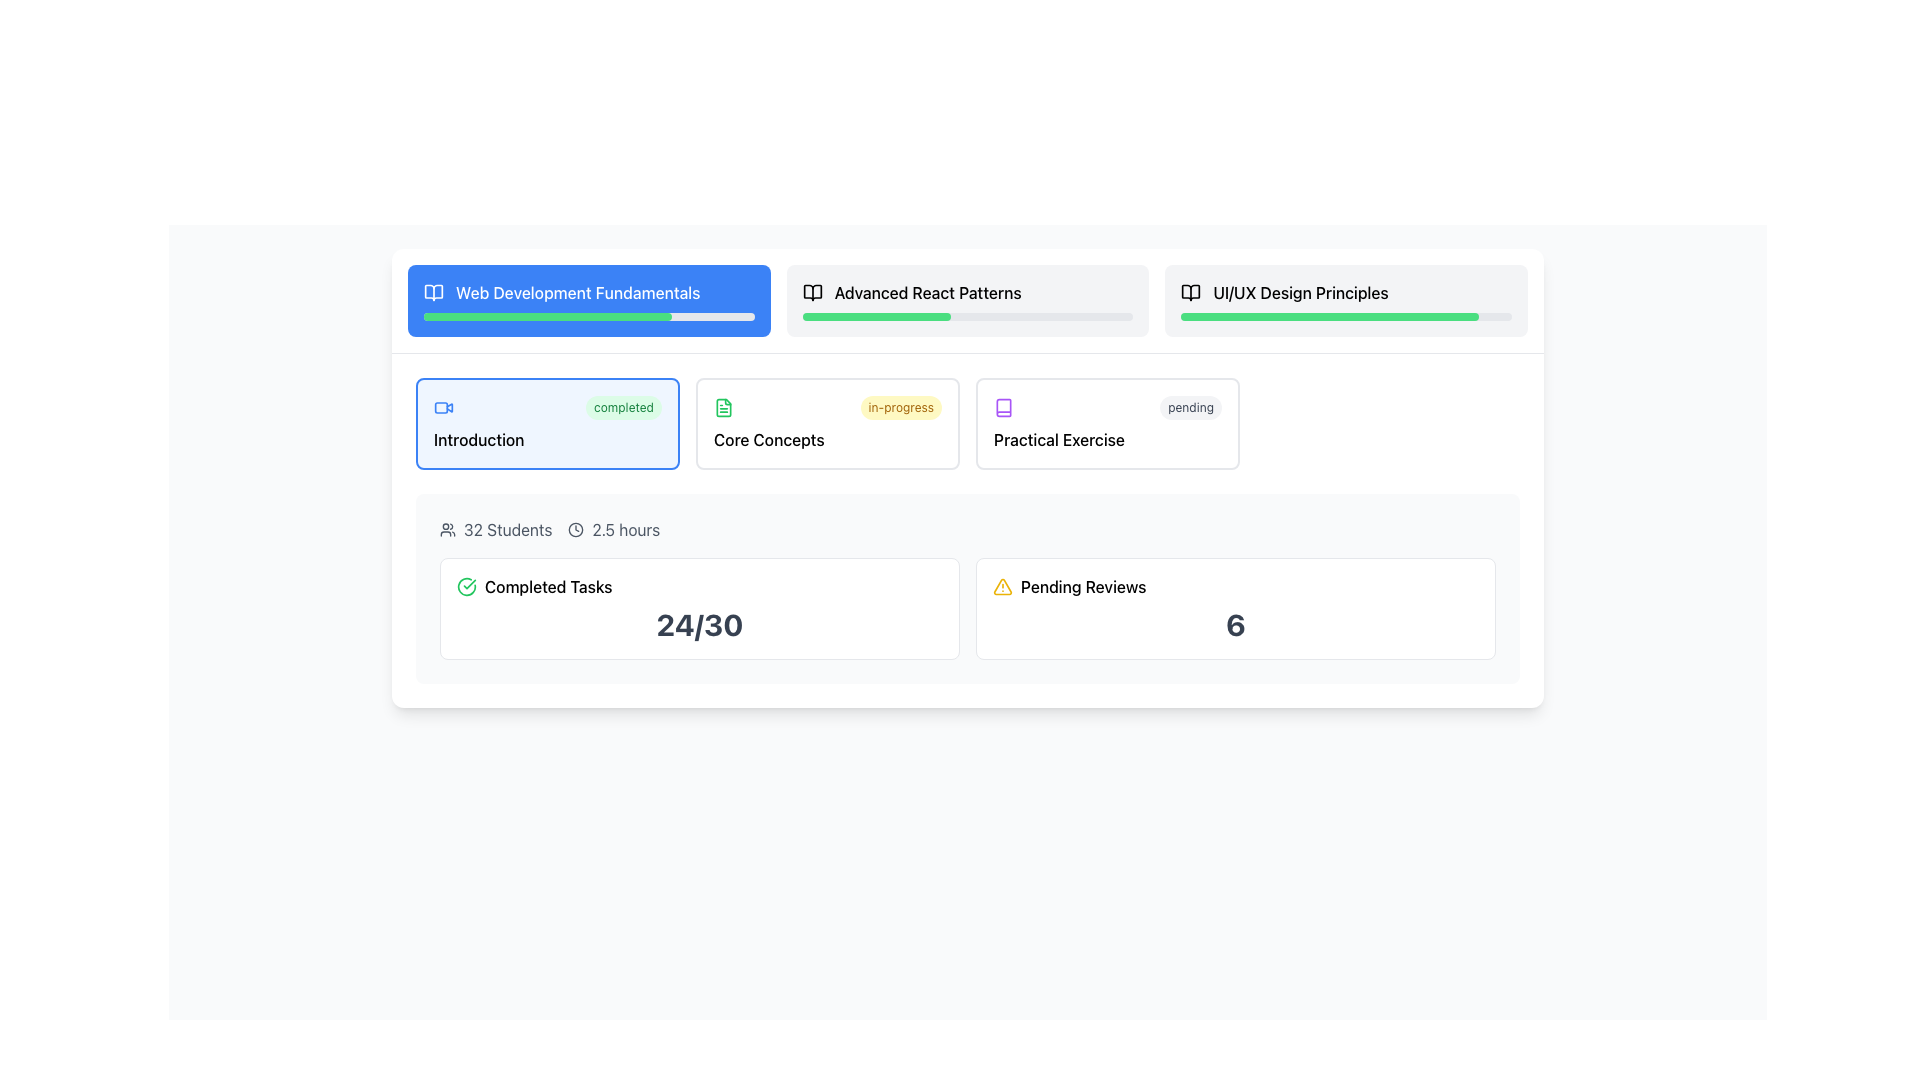  I want to click on the Progress Bar indicating the completion status of tasks related to 'UI/UX Design Principles' located at the top-right corner of the card, so click(1330, 315).